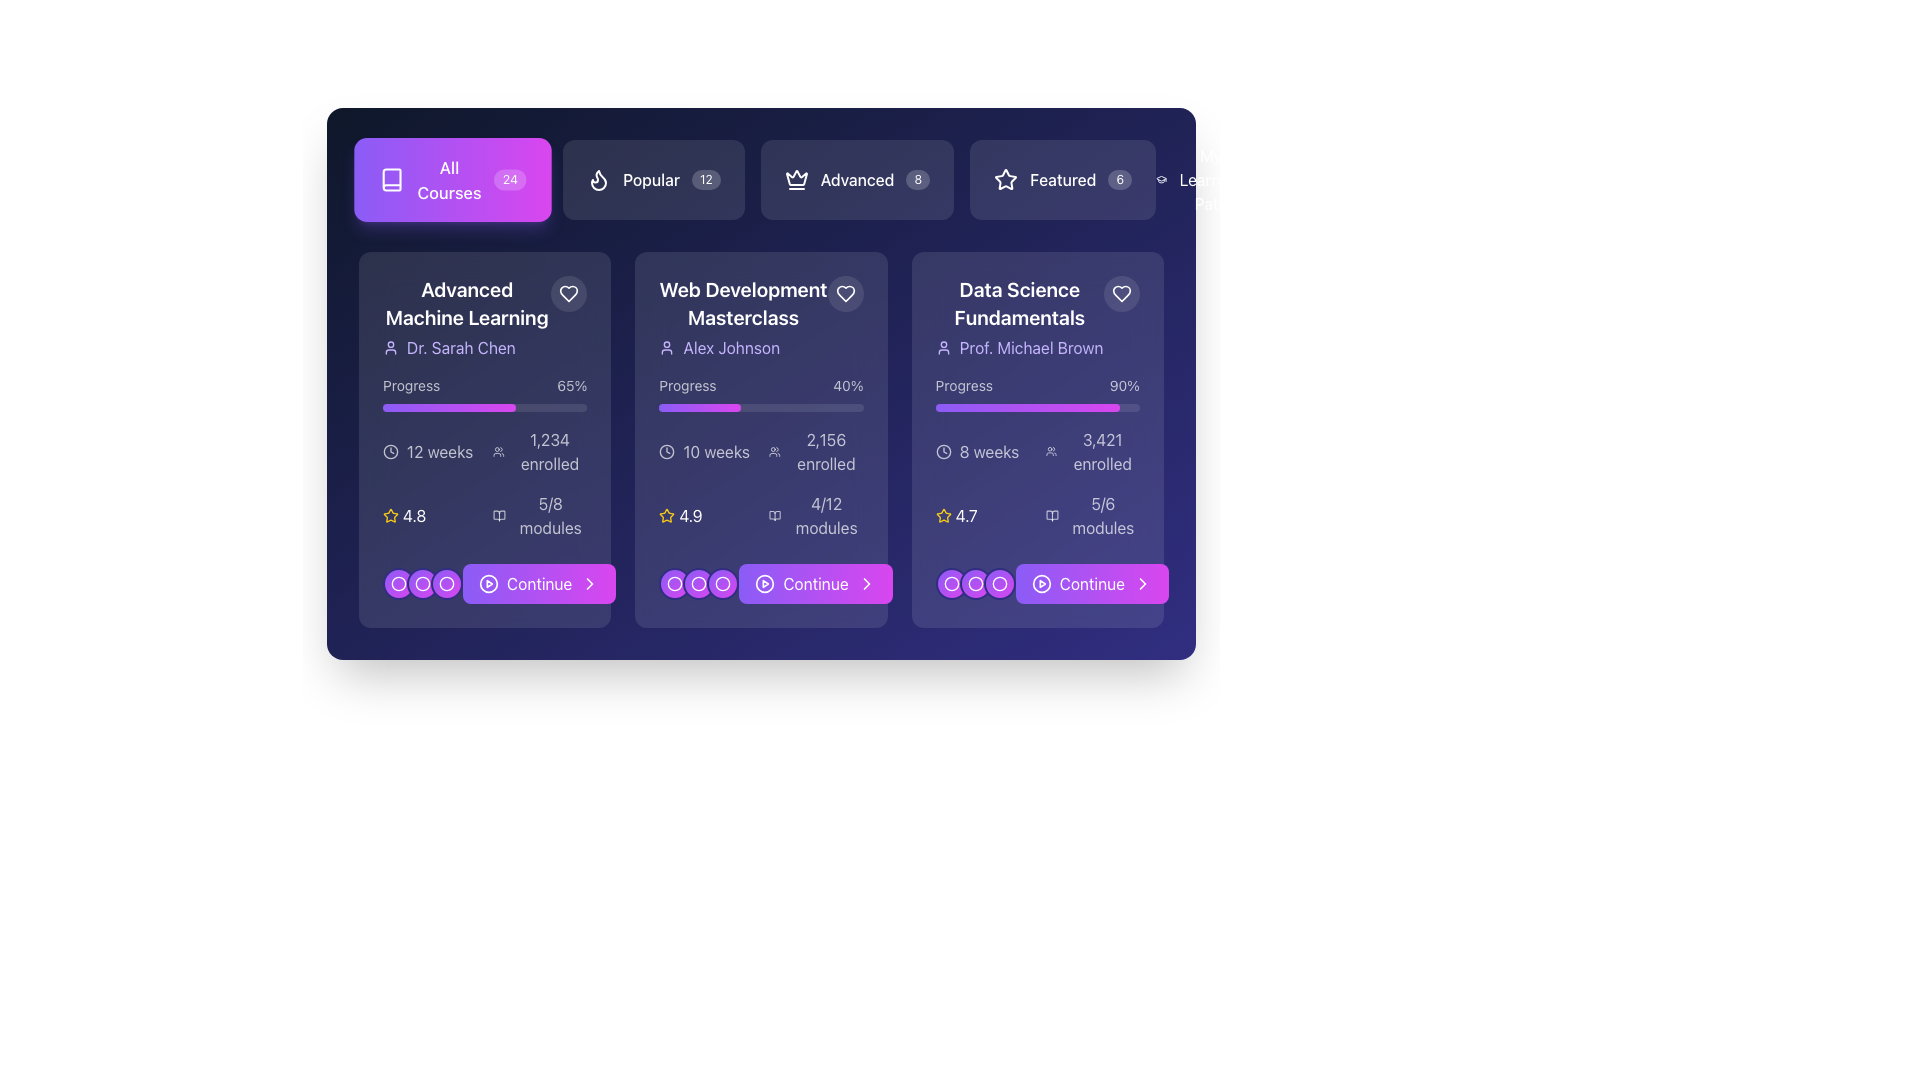  Describe the element at coordinates (452, 180) in the screenshot. I see `the 'All Courses' button, which is the first button in the navigation segment with a gradient background and a badge displaying '24'` at that location.